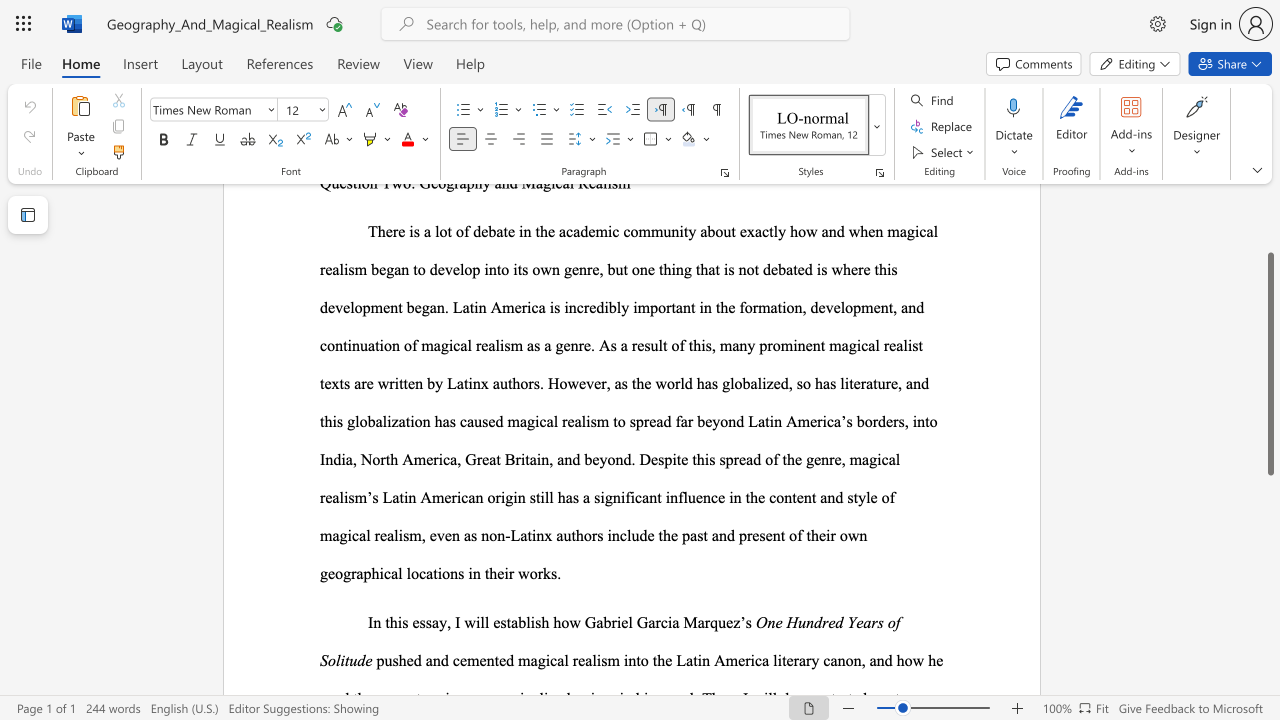  Describe the element at coordinates (1269, 528) in the screenshot. I see `the scrollbar to move the content lower` at that location.